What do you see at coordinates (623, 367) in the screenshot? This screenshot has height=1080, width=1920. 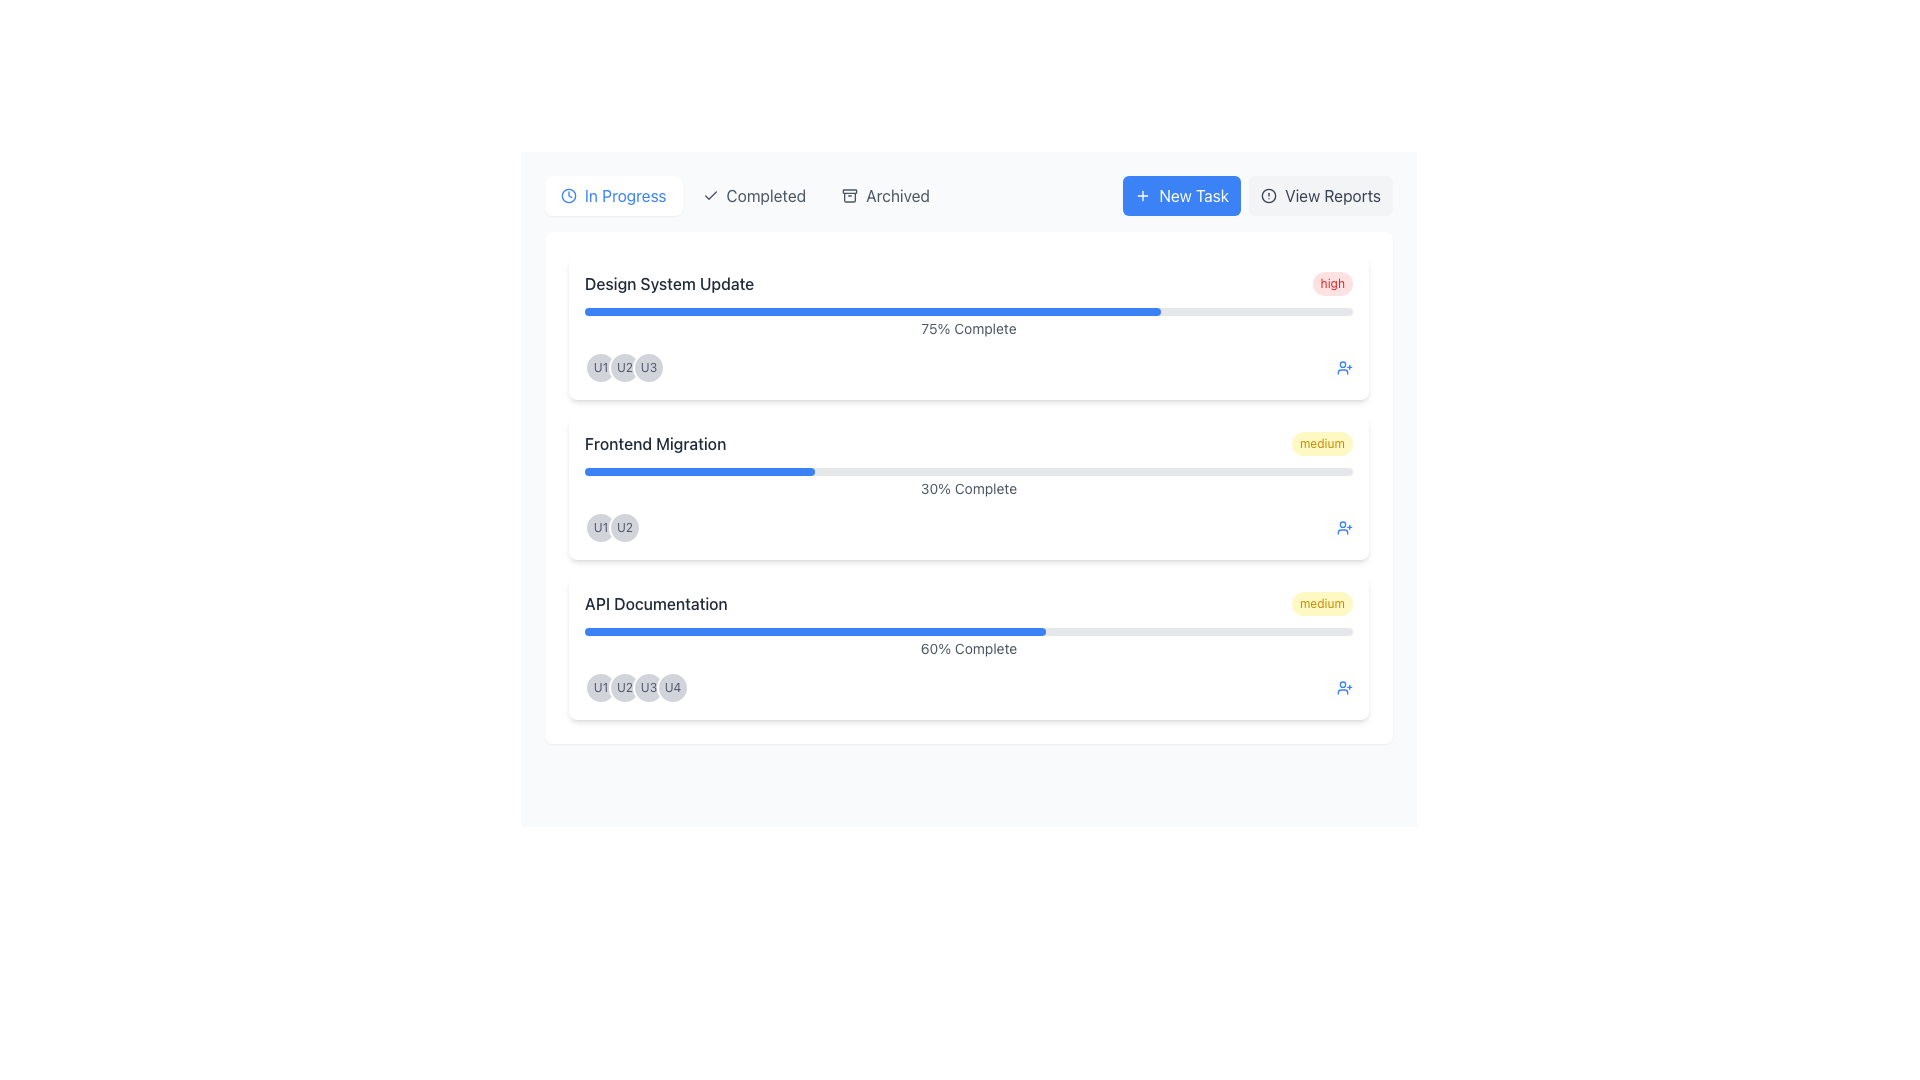 I see `the text label inside the styled badge that signifies a user or related entity in the Design System Update card, specifically the second badge labeled 'U2'` at bounding box center [623, 367].